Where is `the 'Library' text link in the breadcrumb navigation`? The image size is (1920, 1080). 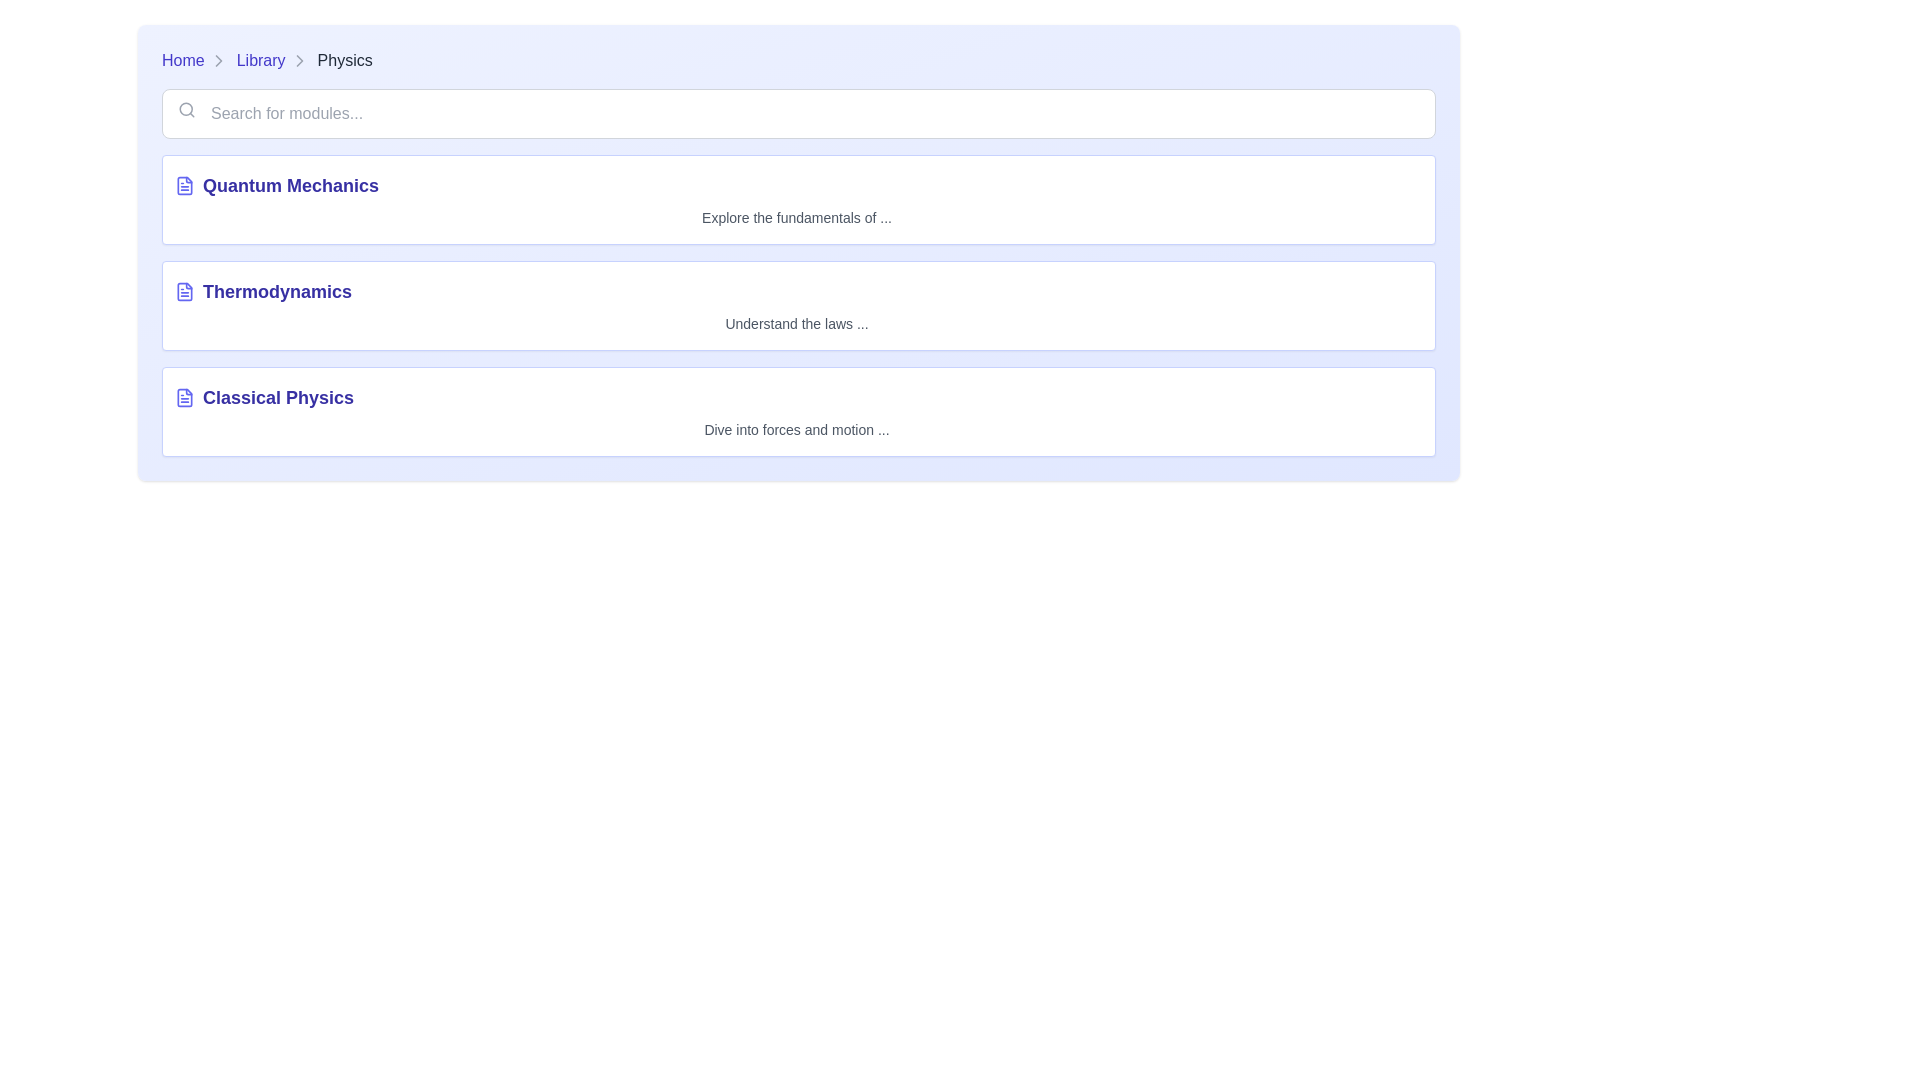
the 'Library' text link in the breadcrumb navigation is located at coordinates (260, 60).